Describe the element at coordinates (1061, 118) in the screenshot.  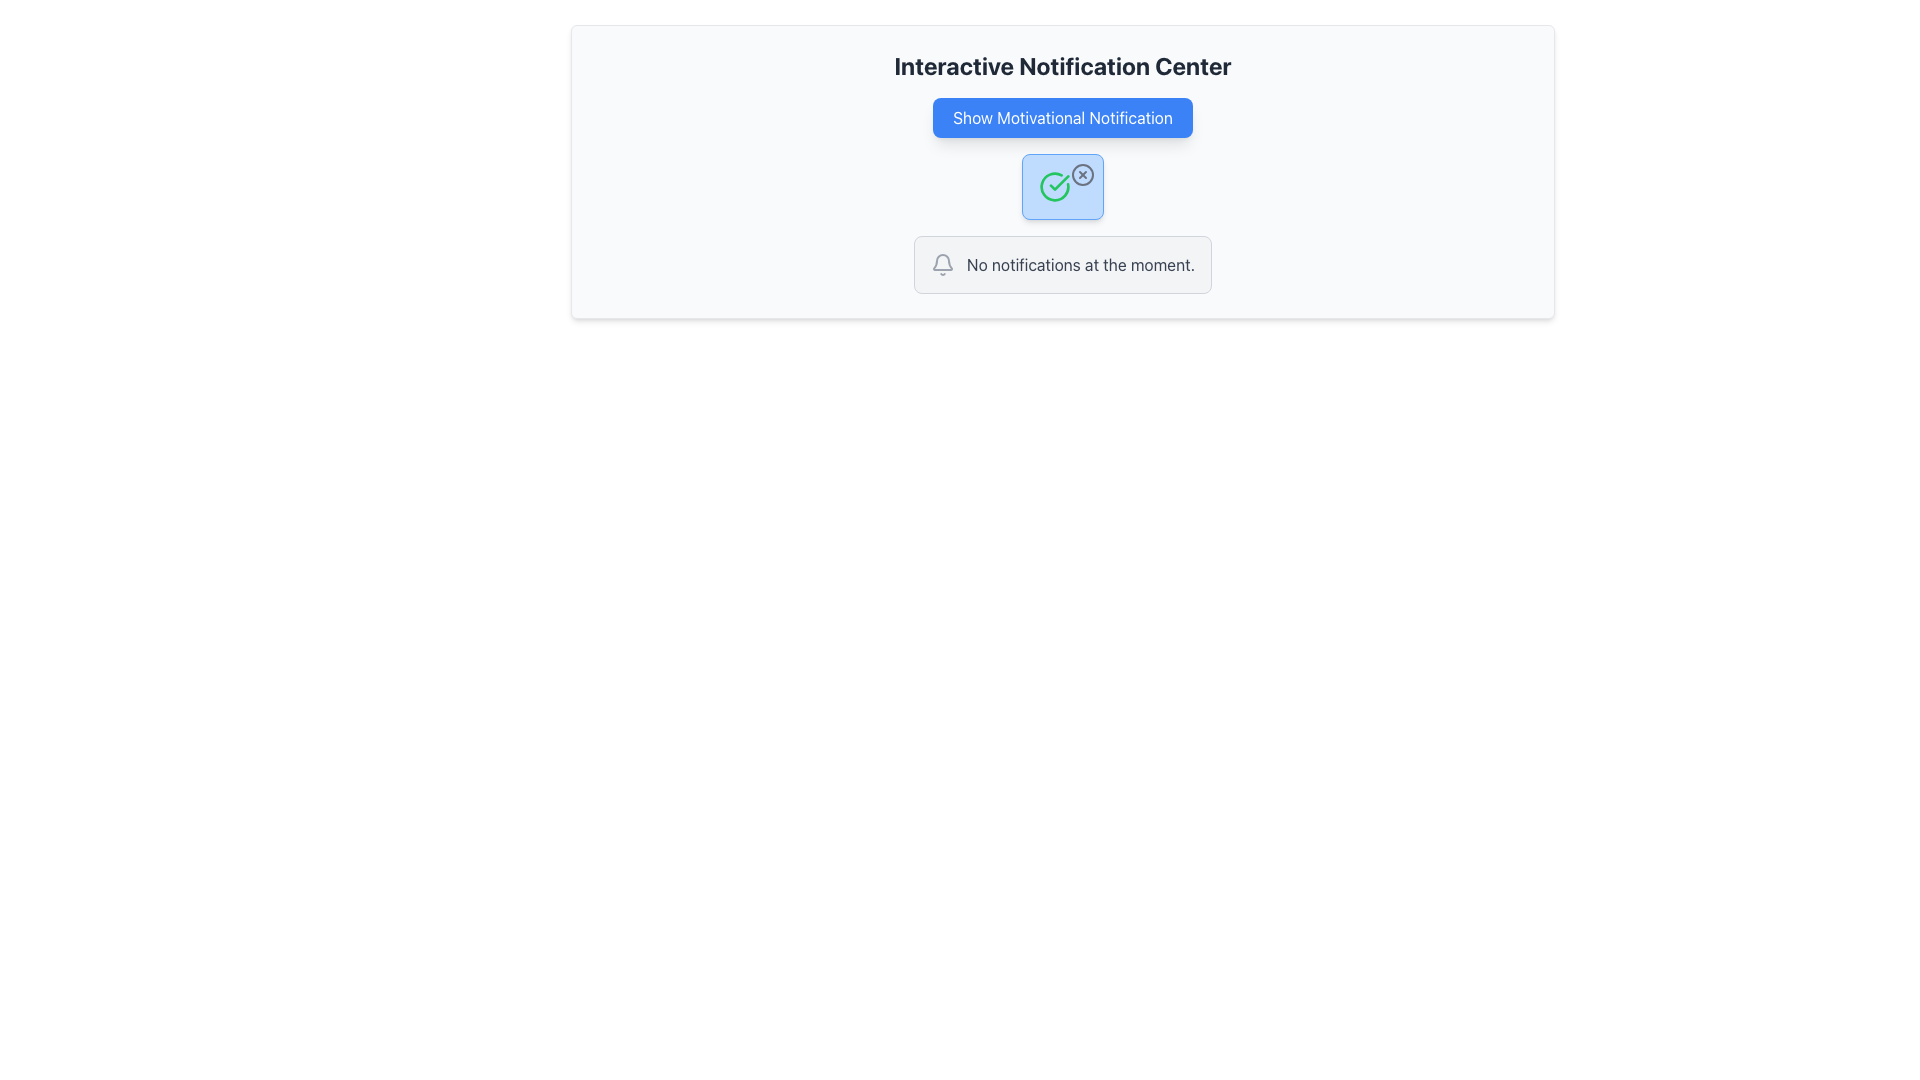
I see `the motivational notification button located under the 'Interactive Notification Center' heading` at that location.